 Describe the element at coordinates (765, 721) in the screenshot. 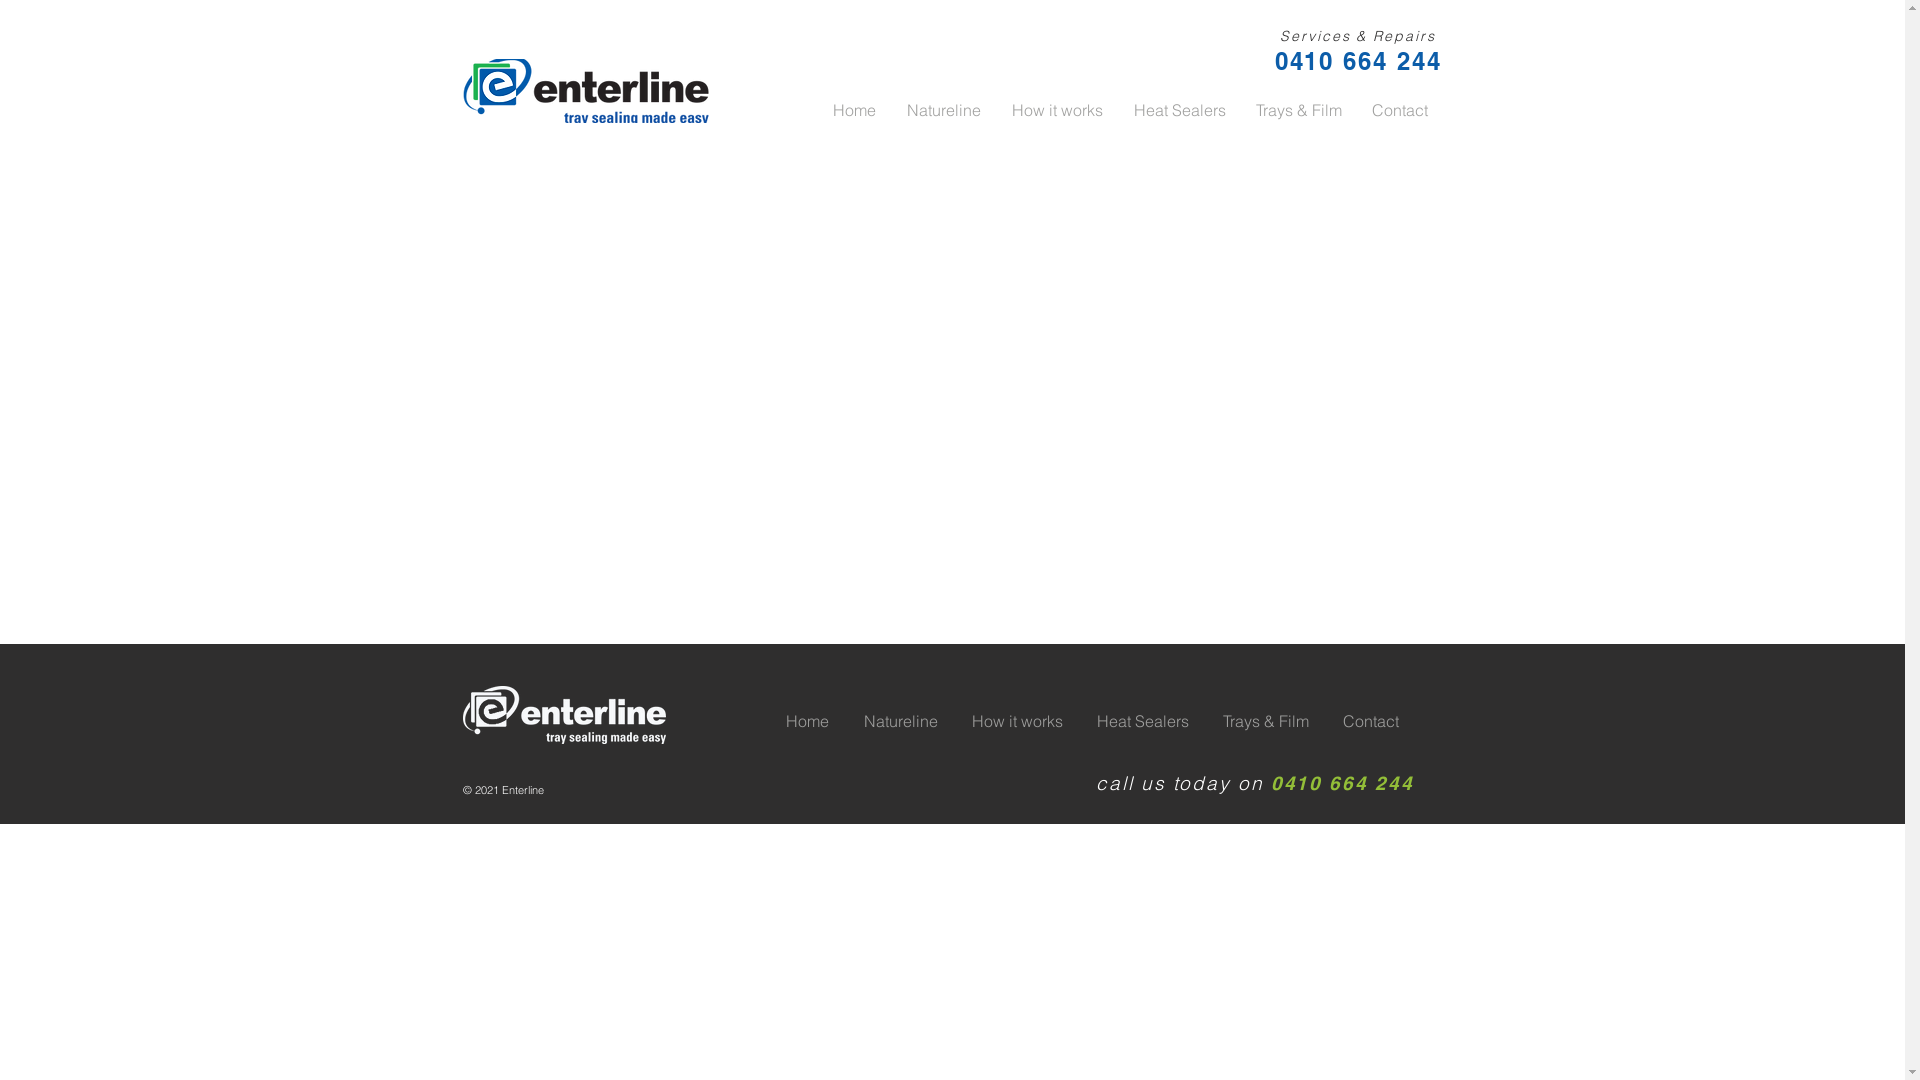

I see `'Home'` at that location.